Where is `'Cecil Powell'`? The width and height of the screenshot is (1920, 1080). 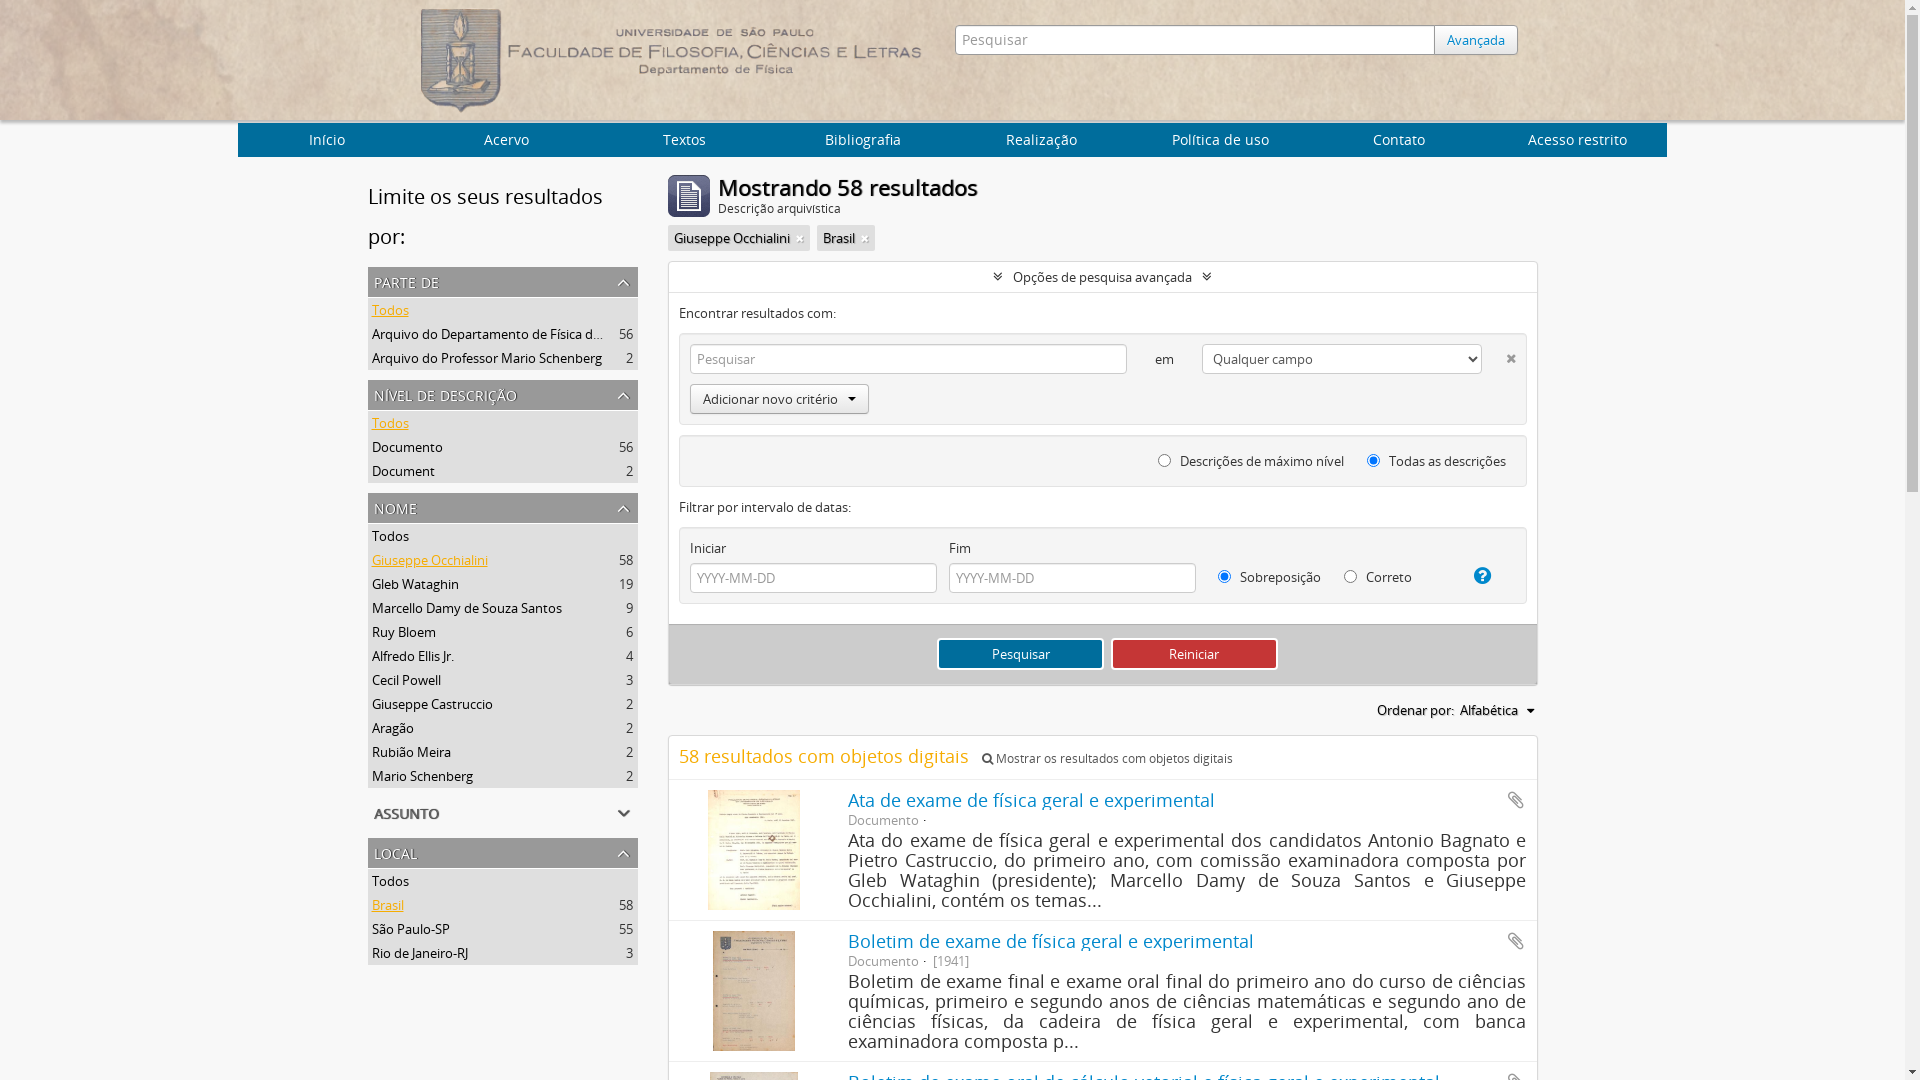 'Cecil Powell' is located at coordinates (372, 678).